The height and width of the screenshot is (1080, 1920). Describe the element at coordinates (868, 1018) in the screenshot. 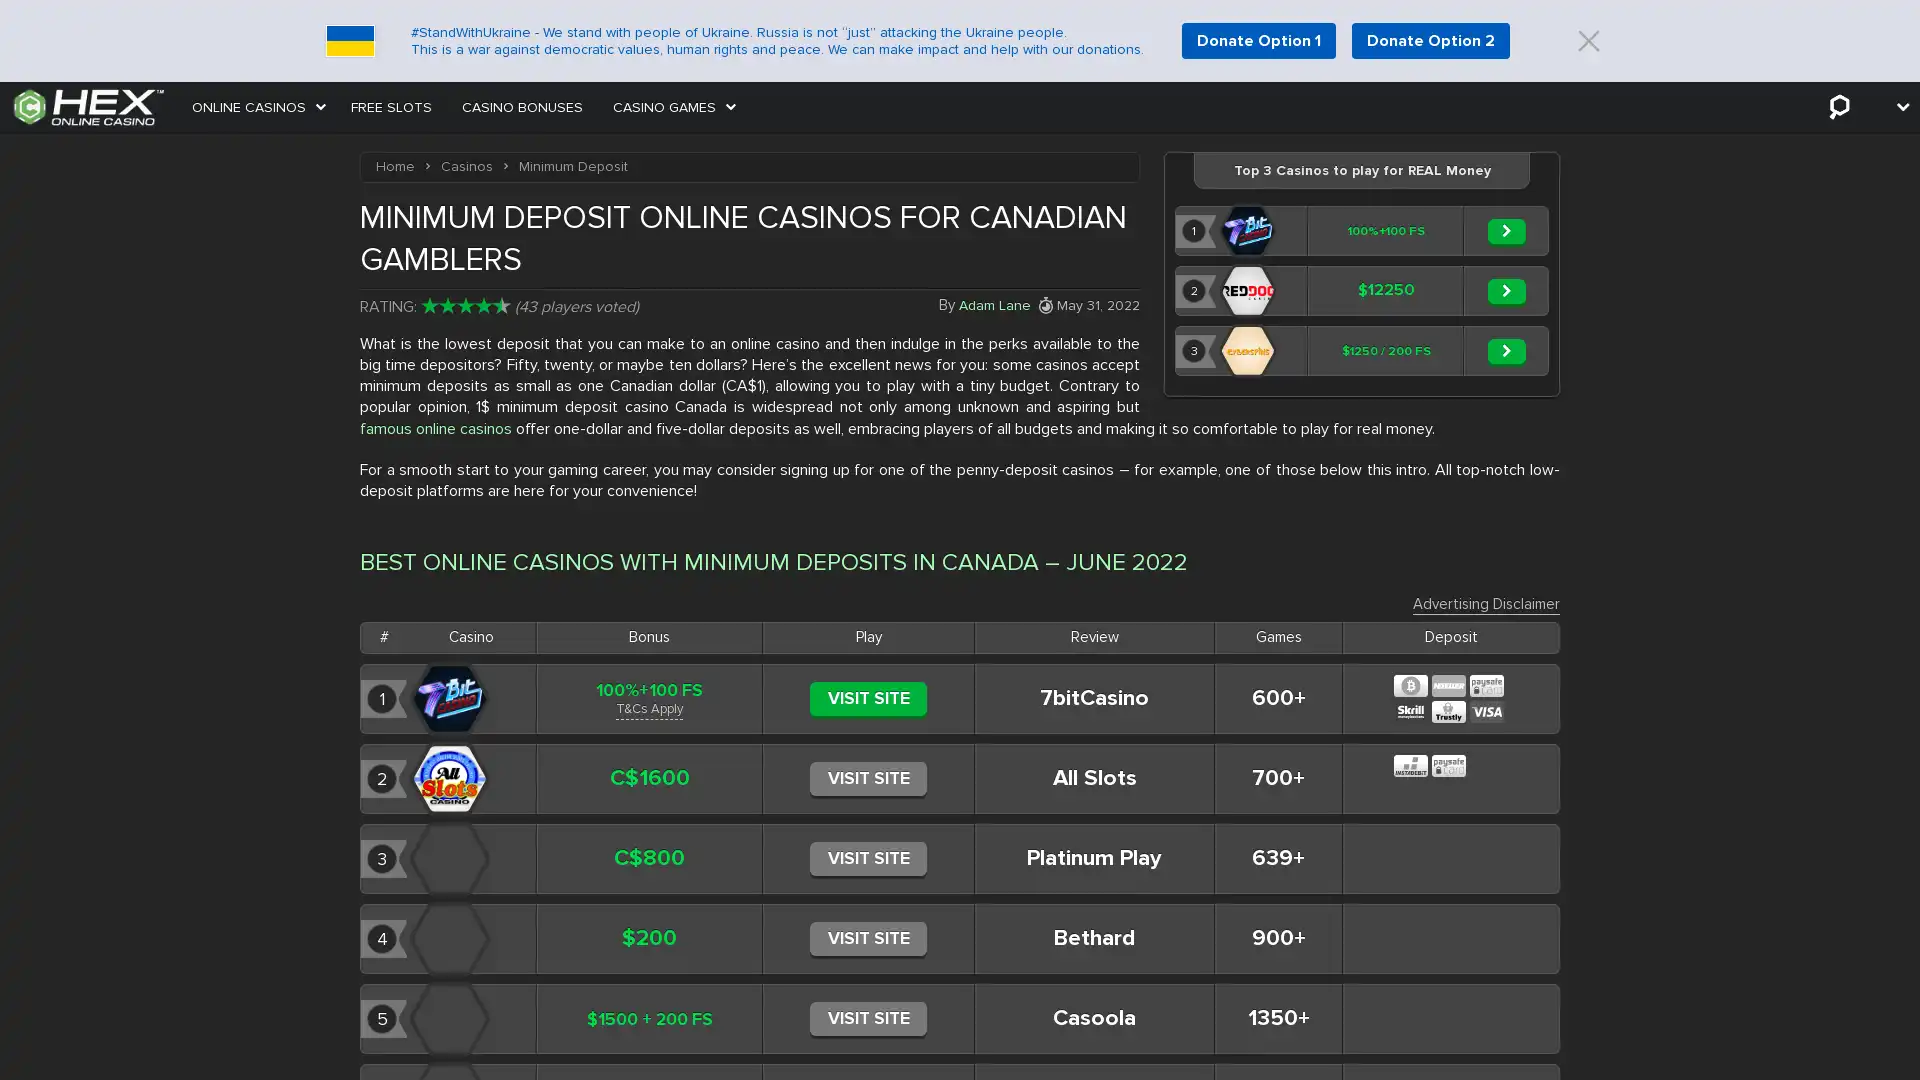

I see `VISIT SITE` at that location.